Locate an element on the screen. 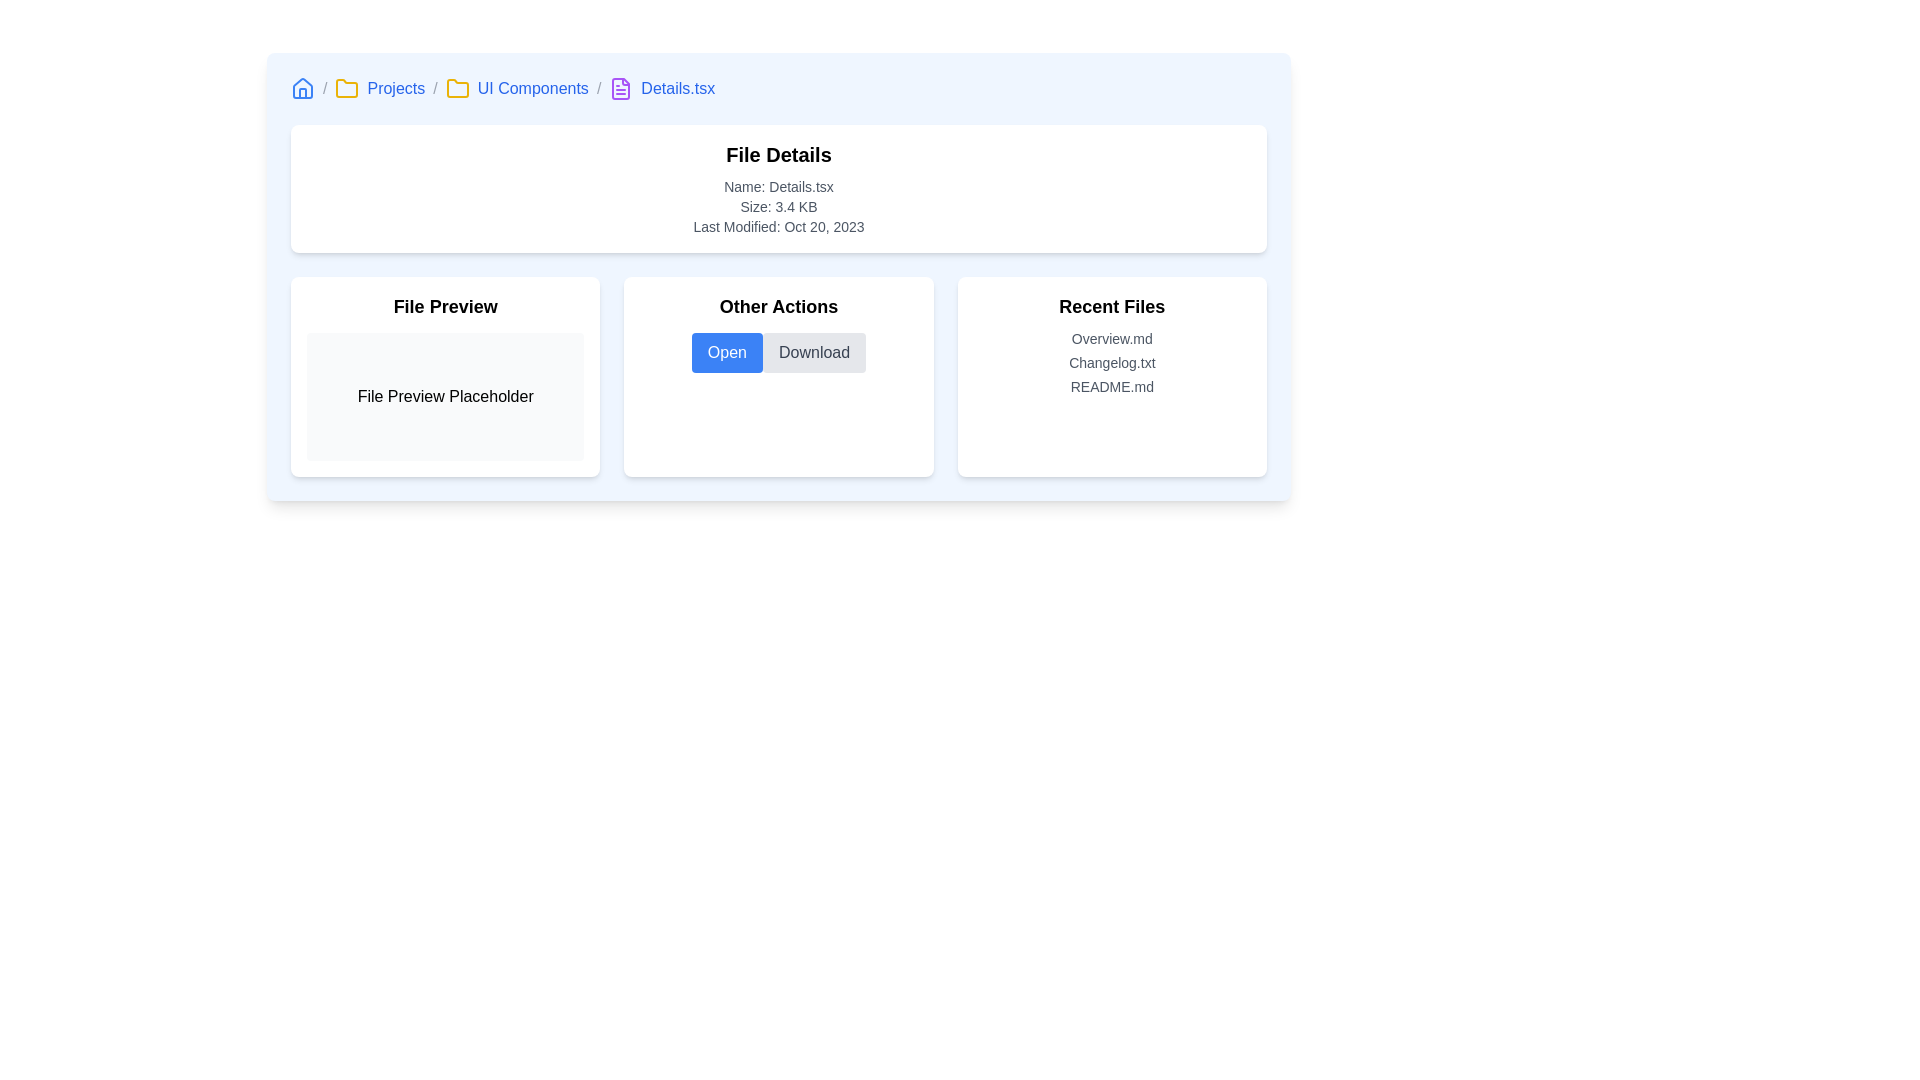 The width and height of the screenshot is (1920, 1080). the 'Projects' breadcrumb text link to possibly trigger additional information is located at coordinates (396, 87).